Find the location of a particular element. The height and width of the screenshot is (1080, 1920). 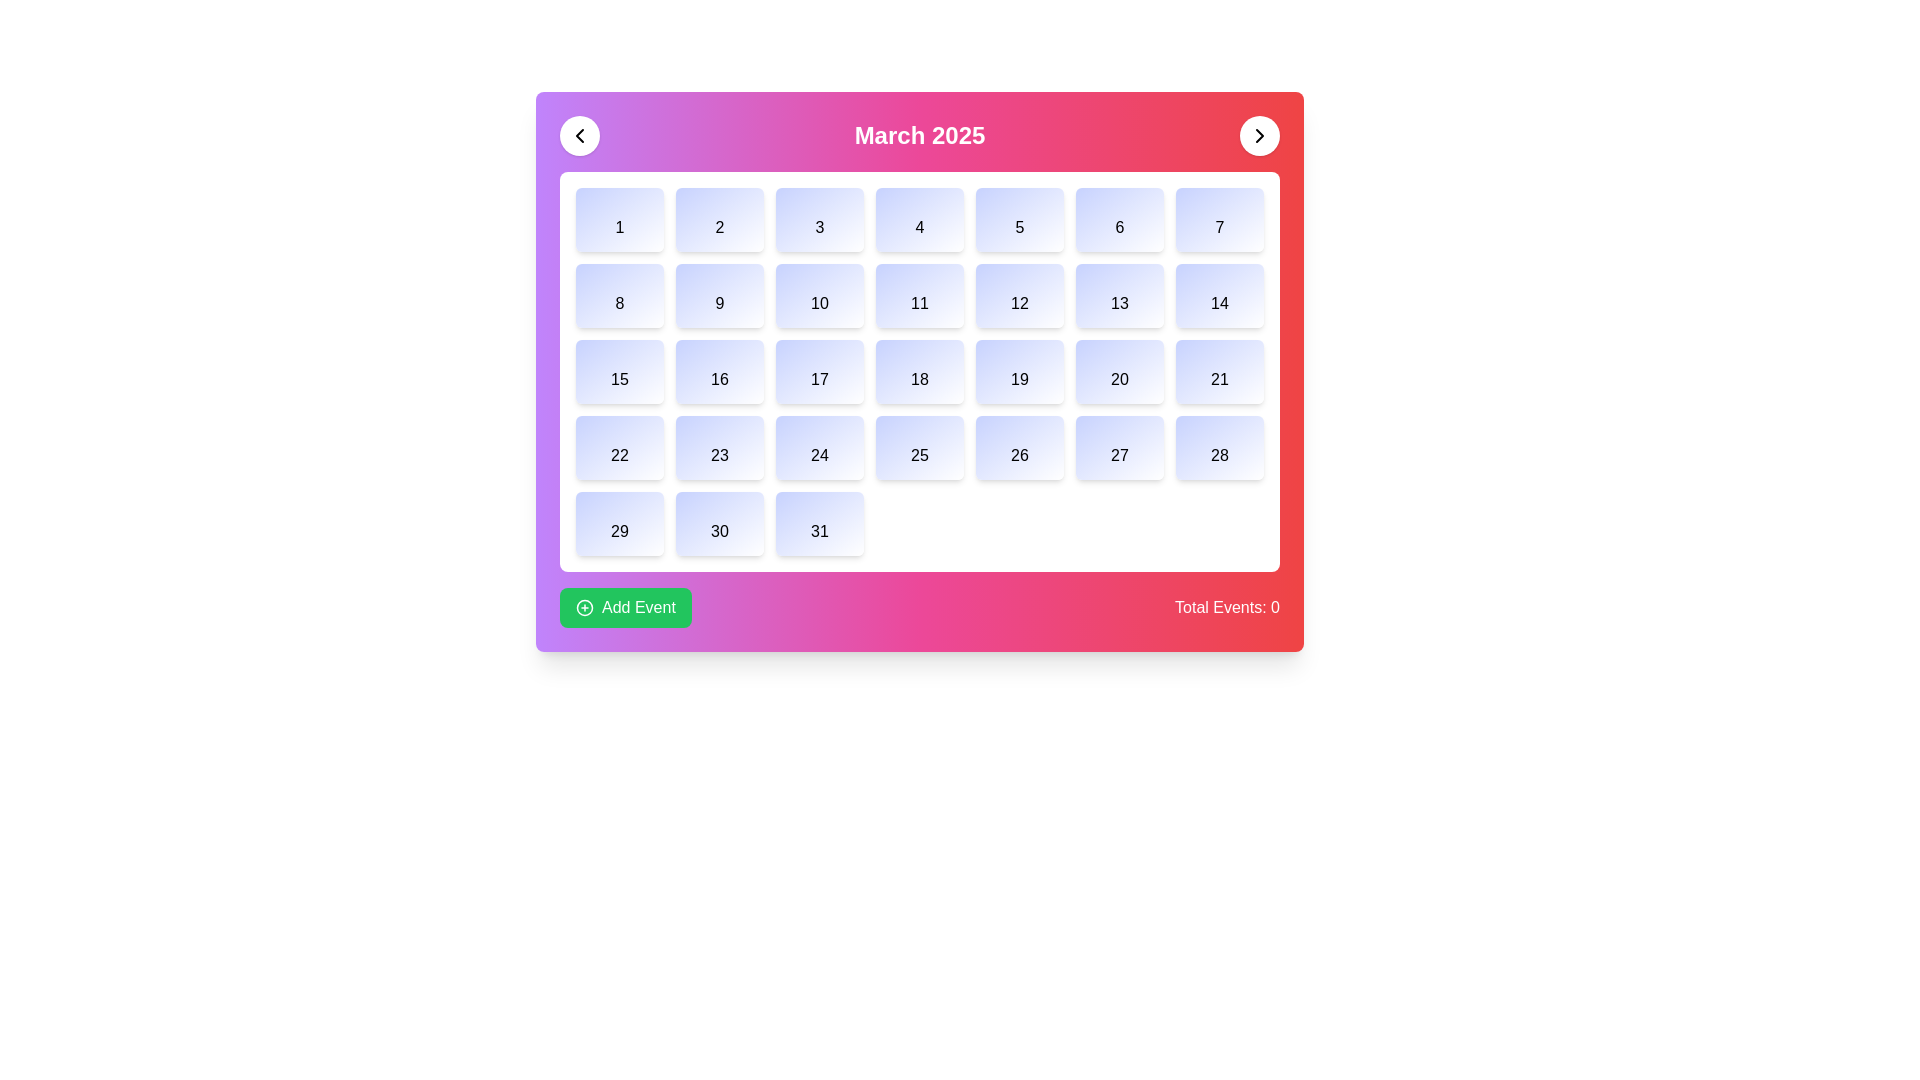

the clickable date cell representing the date '30' in the calendar grid for mobile interaction is located at coordinates (720, 523).